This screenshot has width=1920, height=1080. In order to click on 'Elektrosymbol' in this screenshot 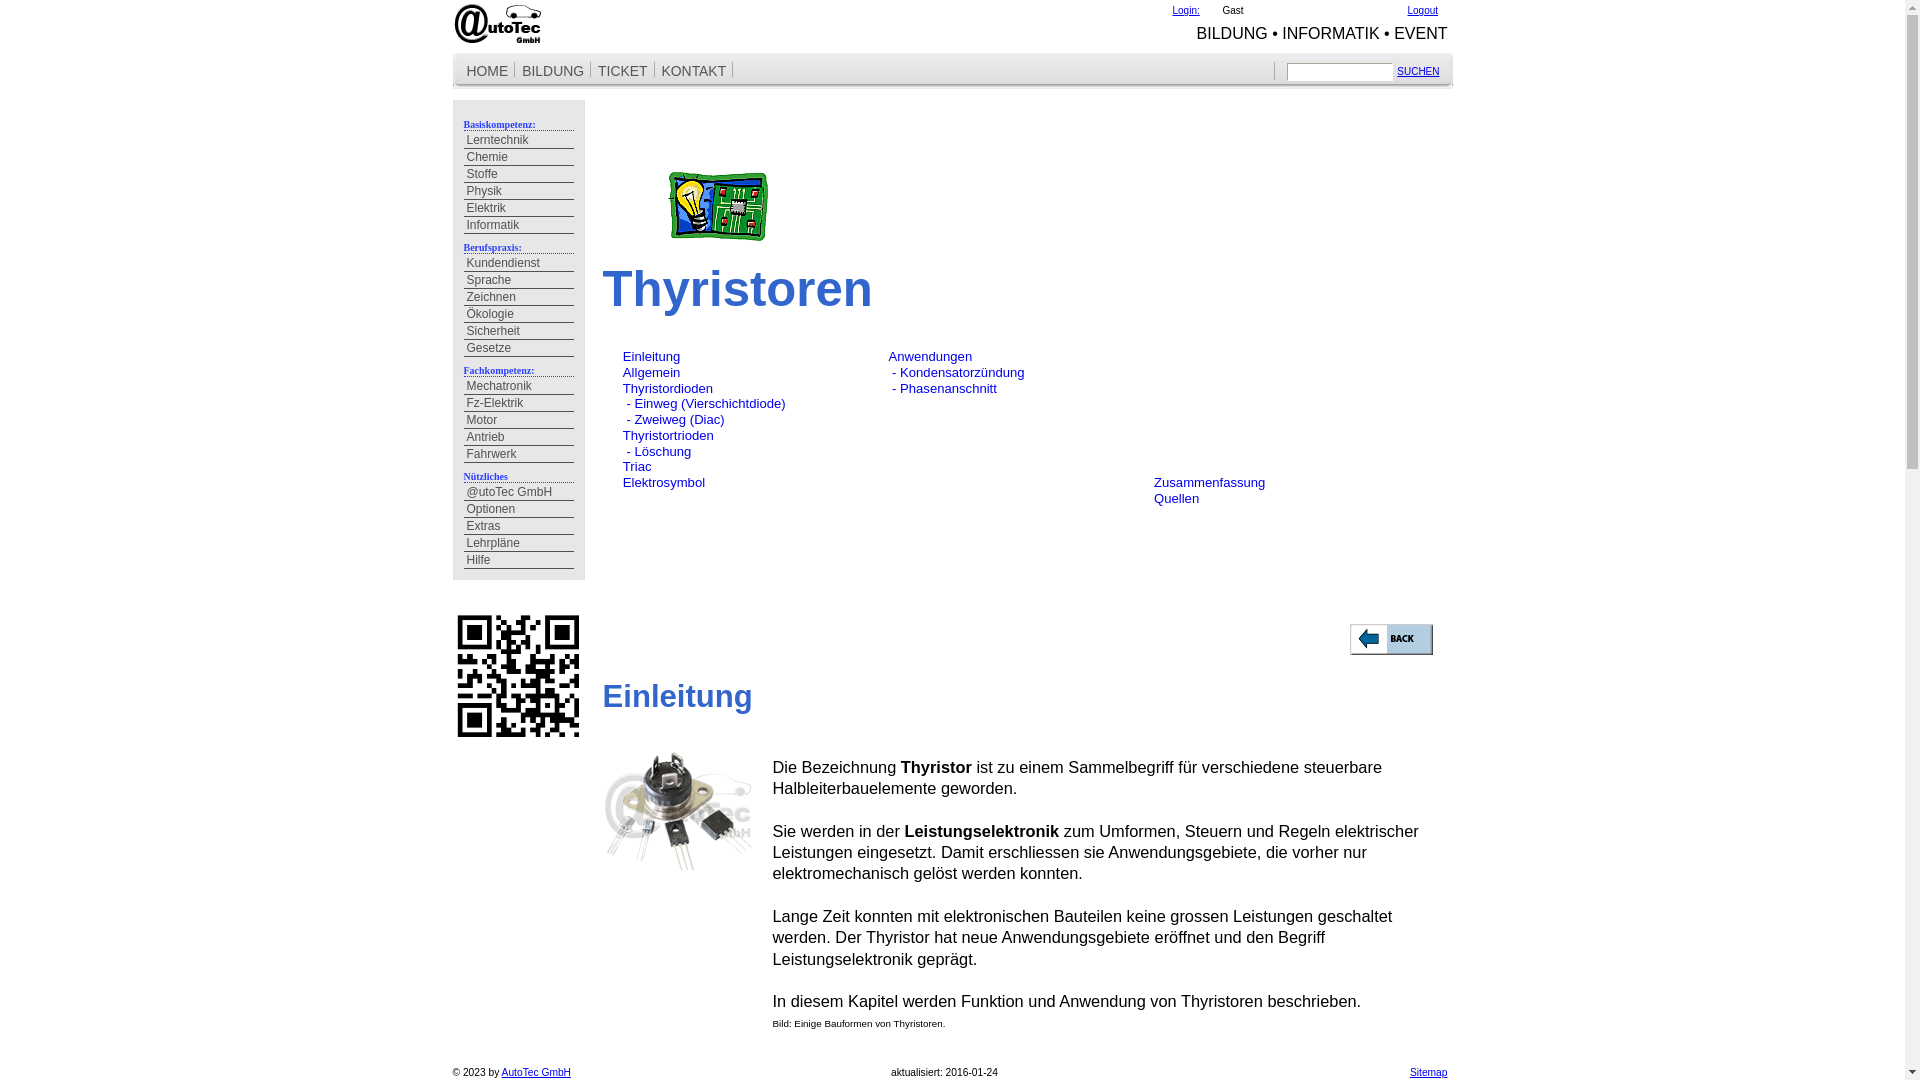, I will do `click(663, 482)`.